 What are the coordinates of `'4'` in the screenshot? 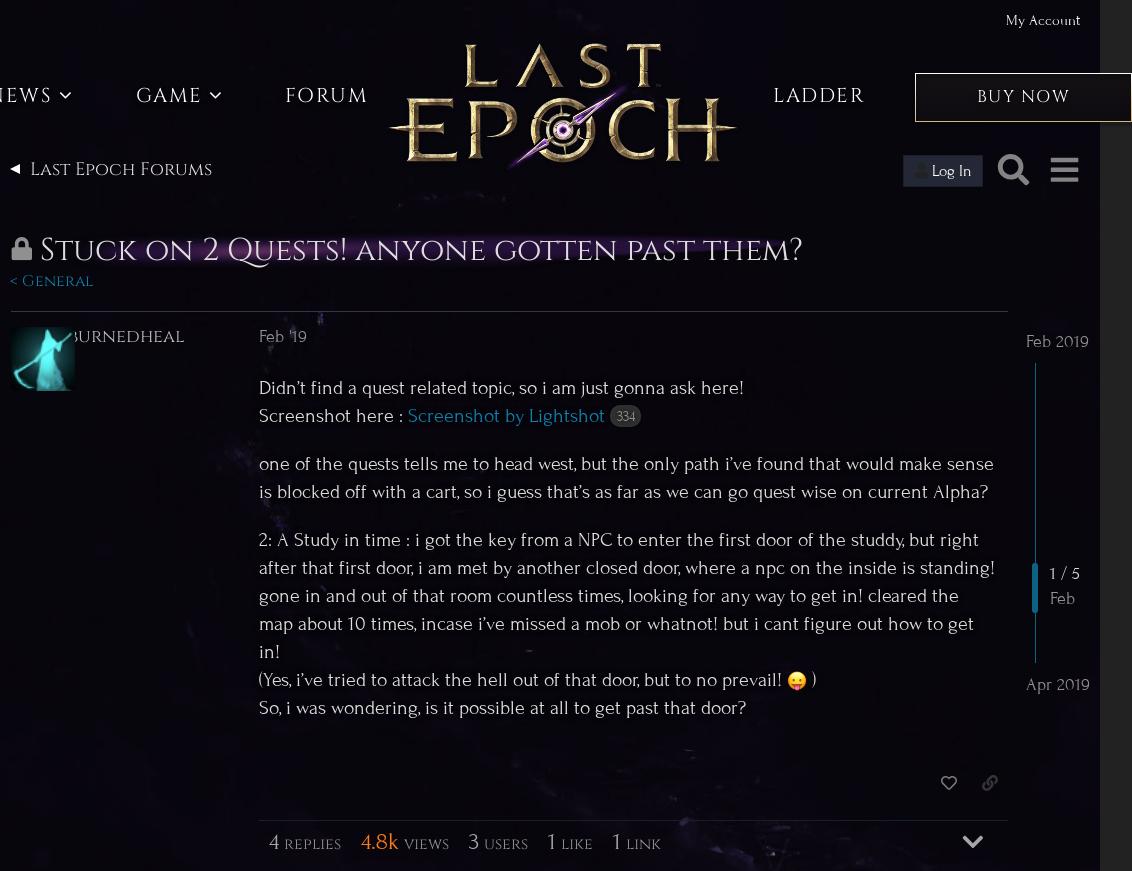 It's located at (268, 840).